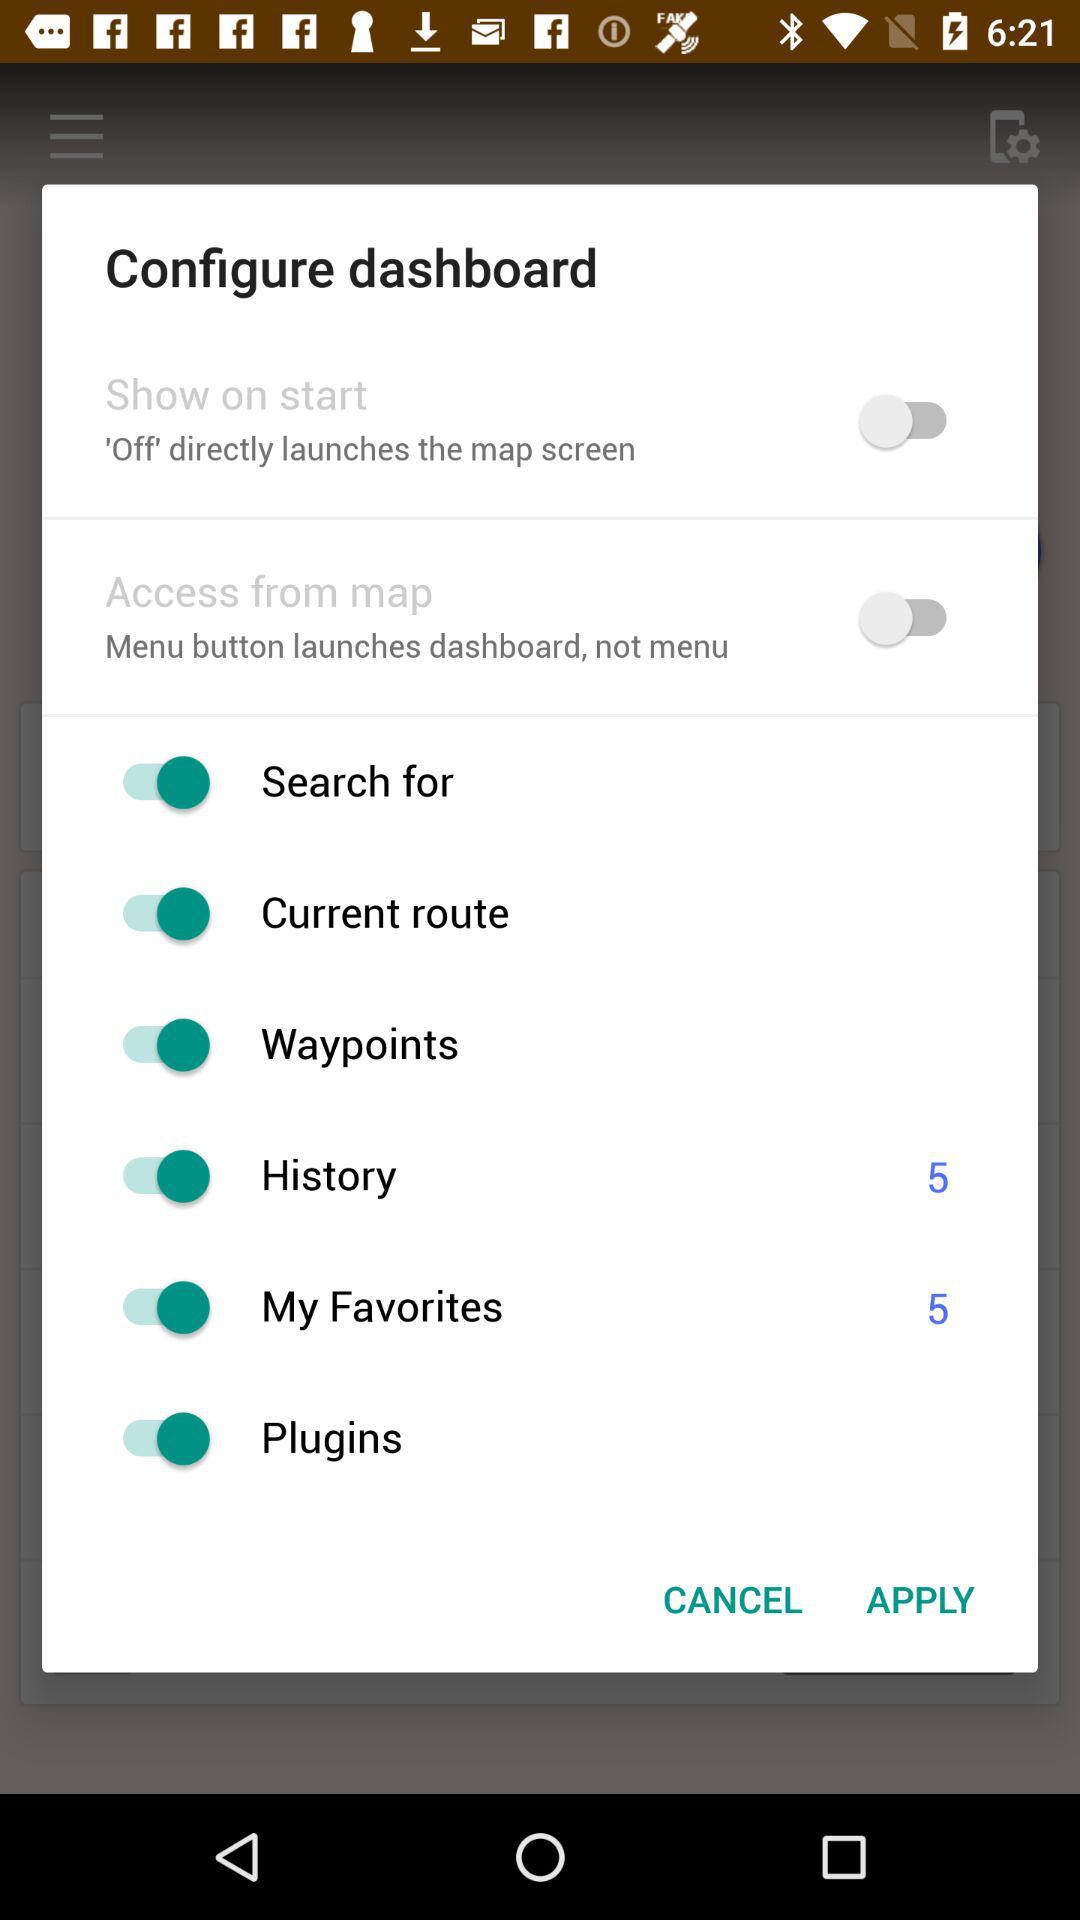 This screenshot has height=1920, width=1080. I want to click on the icon to the left of 5, so click(568, 1307).